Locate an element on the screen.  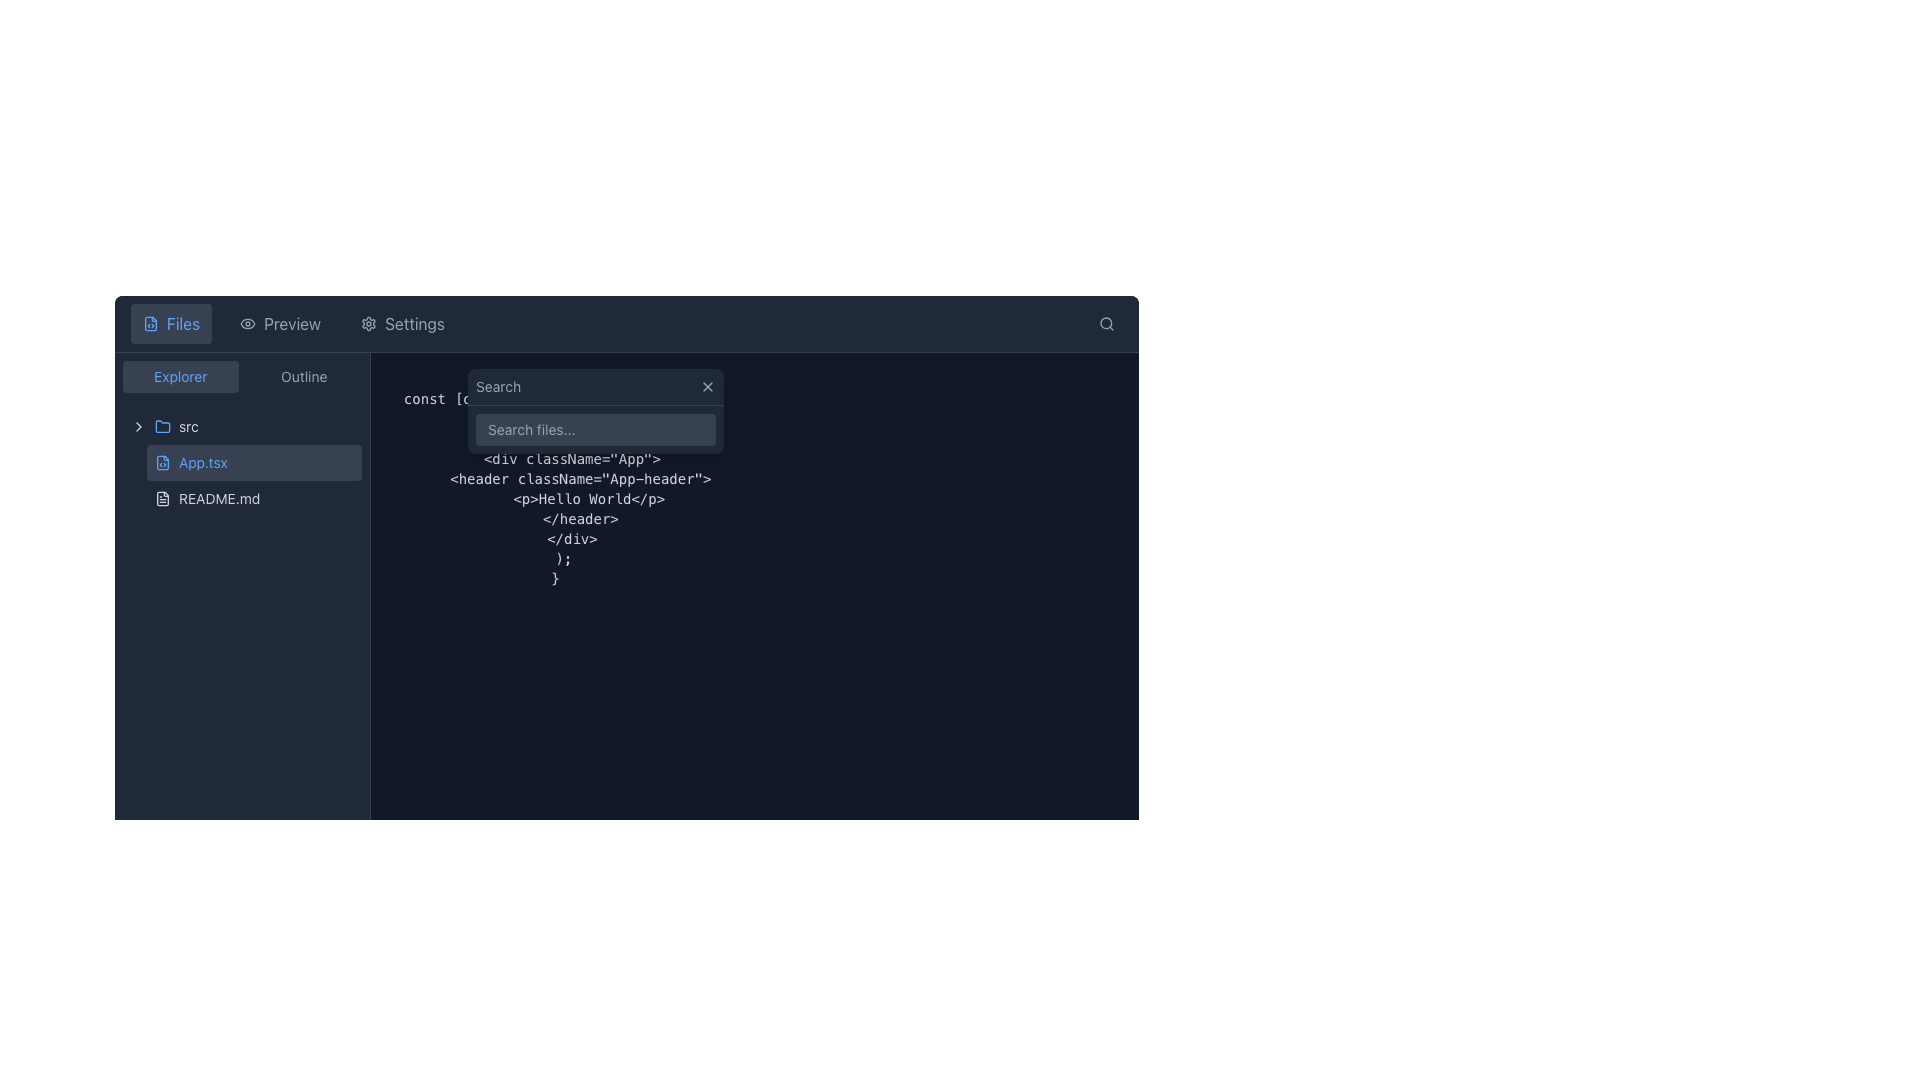
the 'Preview' navigation option located in the horizontal navigation bar at the top left corner of the interface is located at coordinates (292, 323).